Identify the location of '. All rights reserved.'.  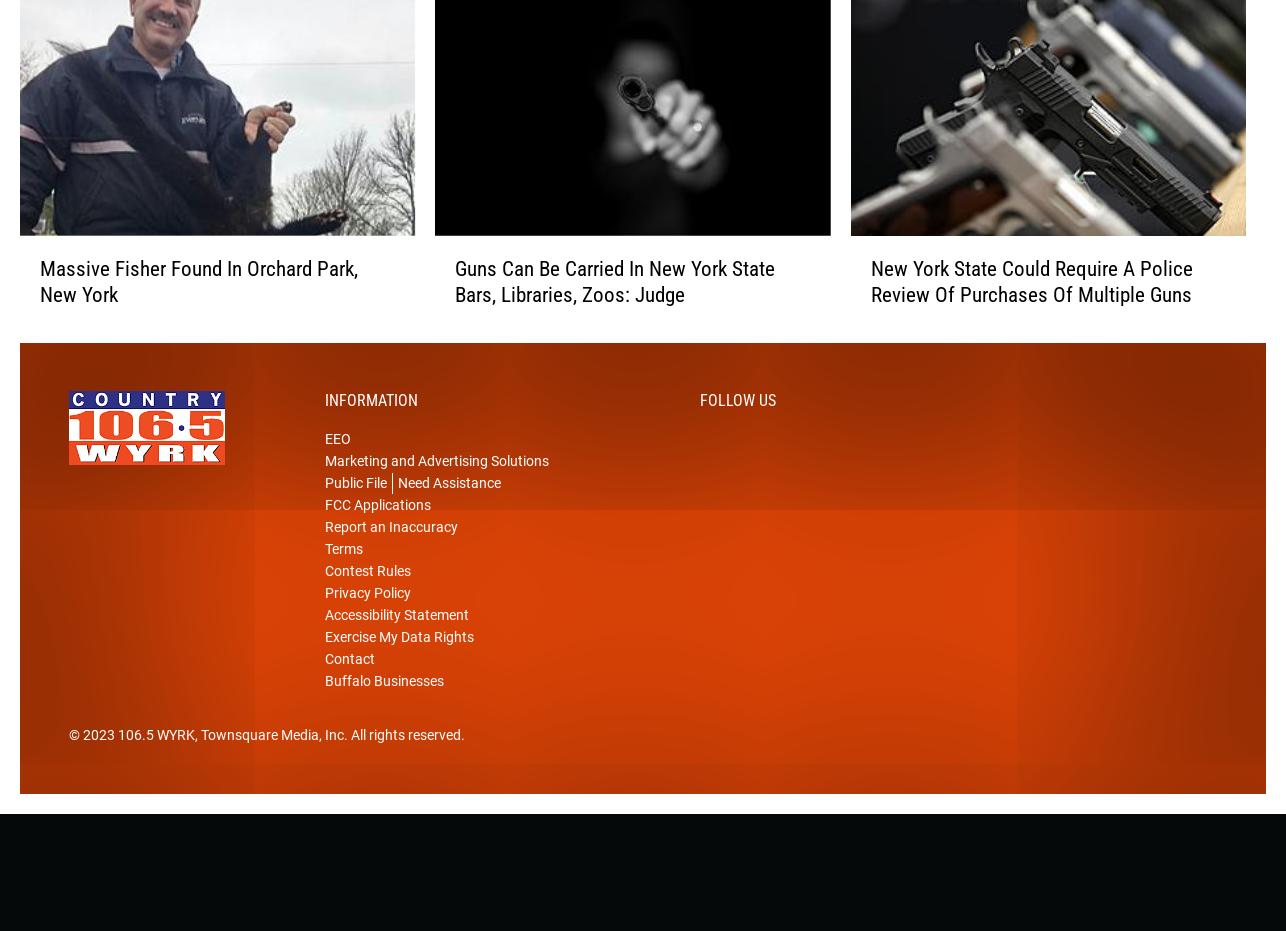
(403, 766).